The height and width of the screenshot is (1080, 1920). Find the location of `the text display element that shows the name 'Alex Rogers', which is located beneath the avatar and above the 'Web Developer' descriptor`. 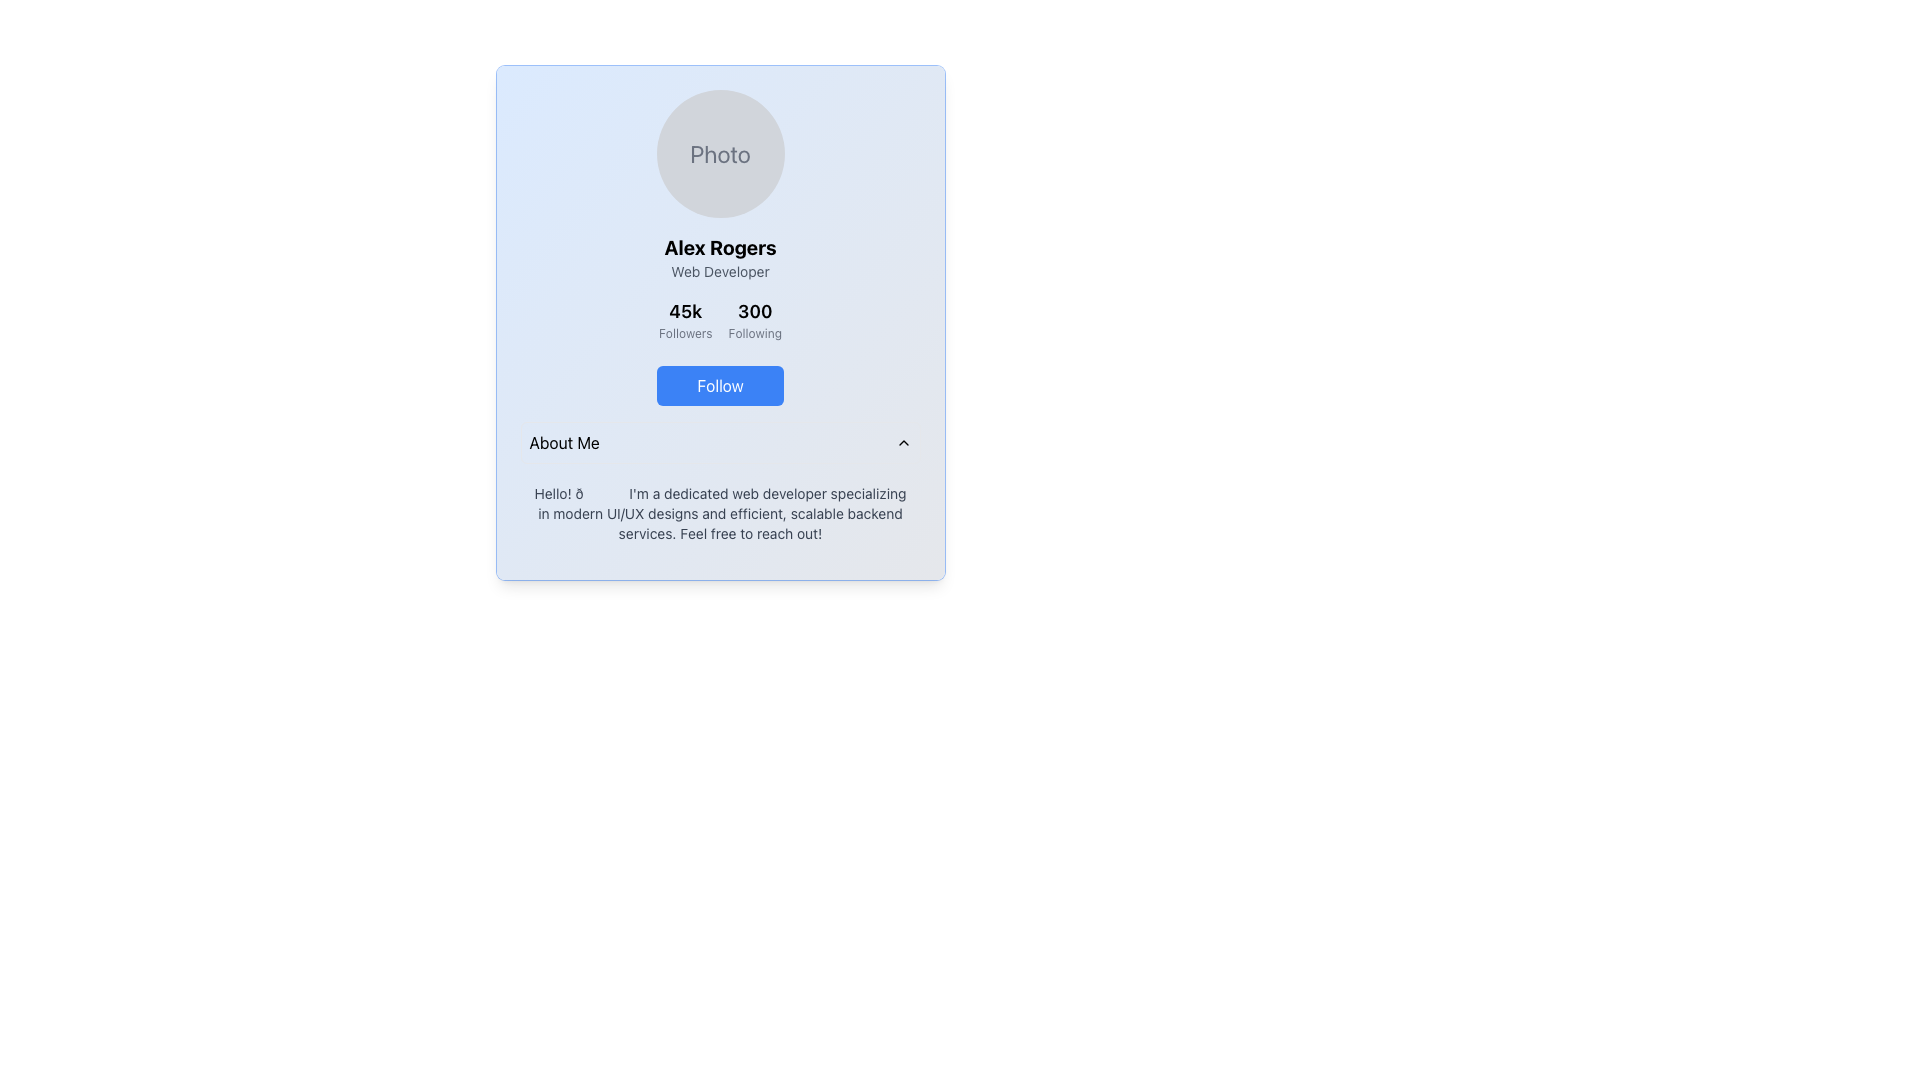

the text display element that shows the name 'Alex Rogers', which is located beneath the avatar and above the 'Web Developer' descriptor is located at coordinates (720, 246).